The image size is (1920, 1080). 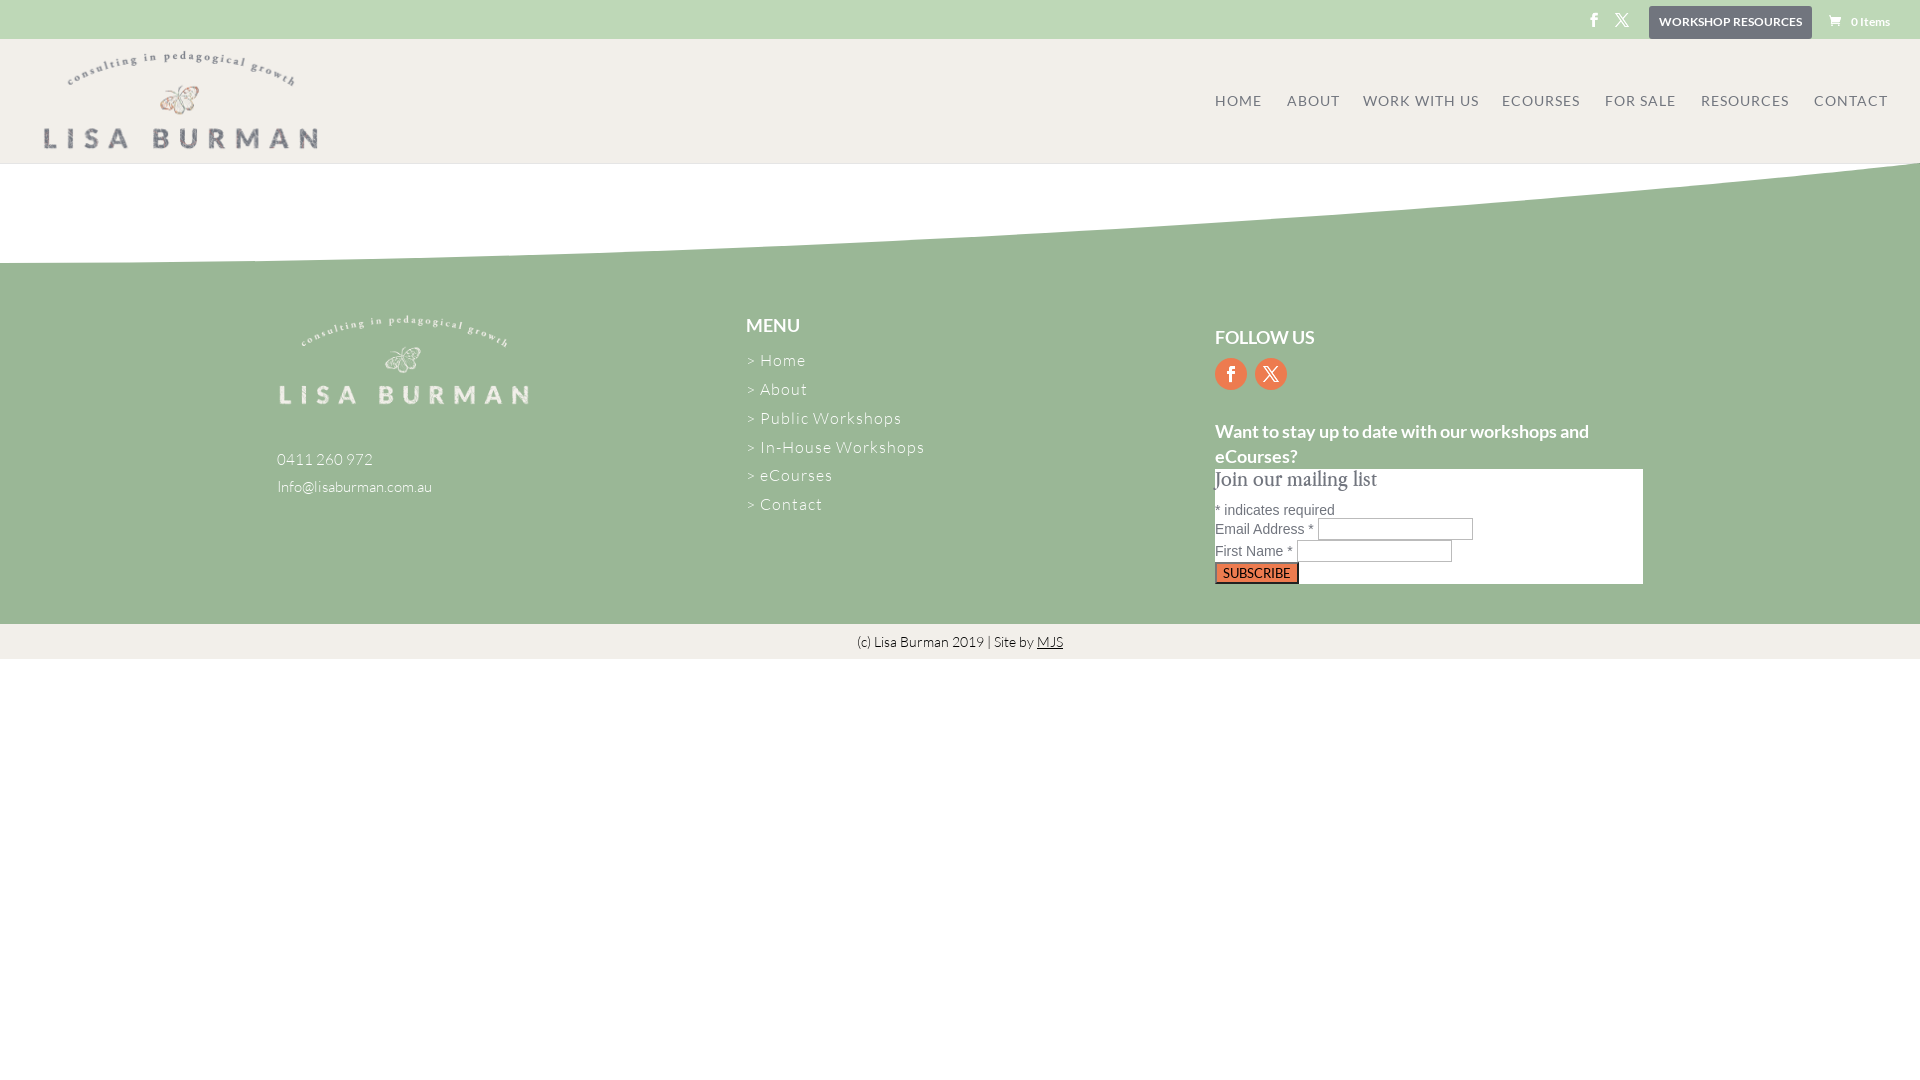 I want to click on 'eCourses', so click(x=795, y=474).